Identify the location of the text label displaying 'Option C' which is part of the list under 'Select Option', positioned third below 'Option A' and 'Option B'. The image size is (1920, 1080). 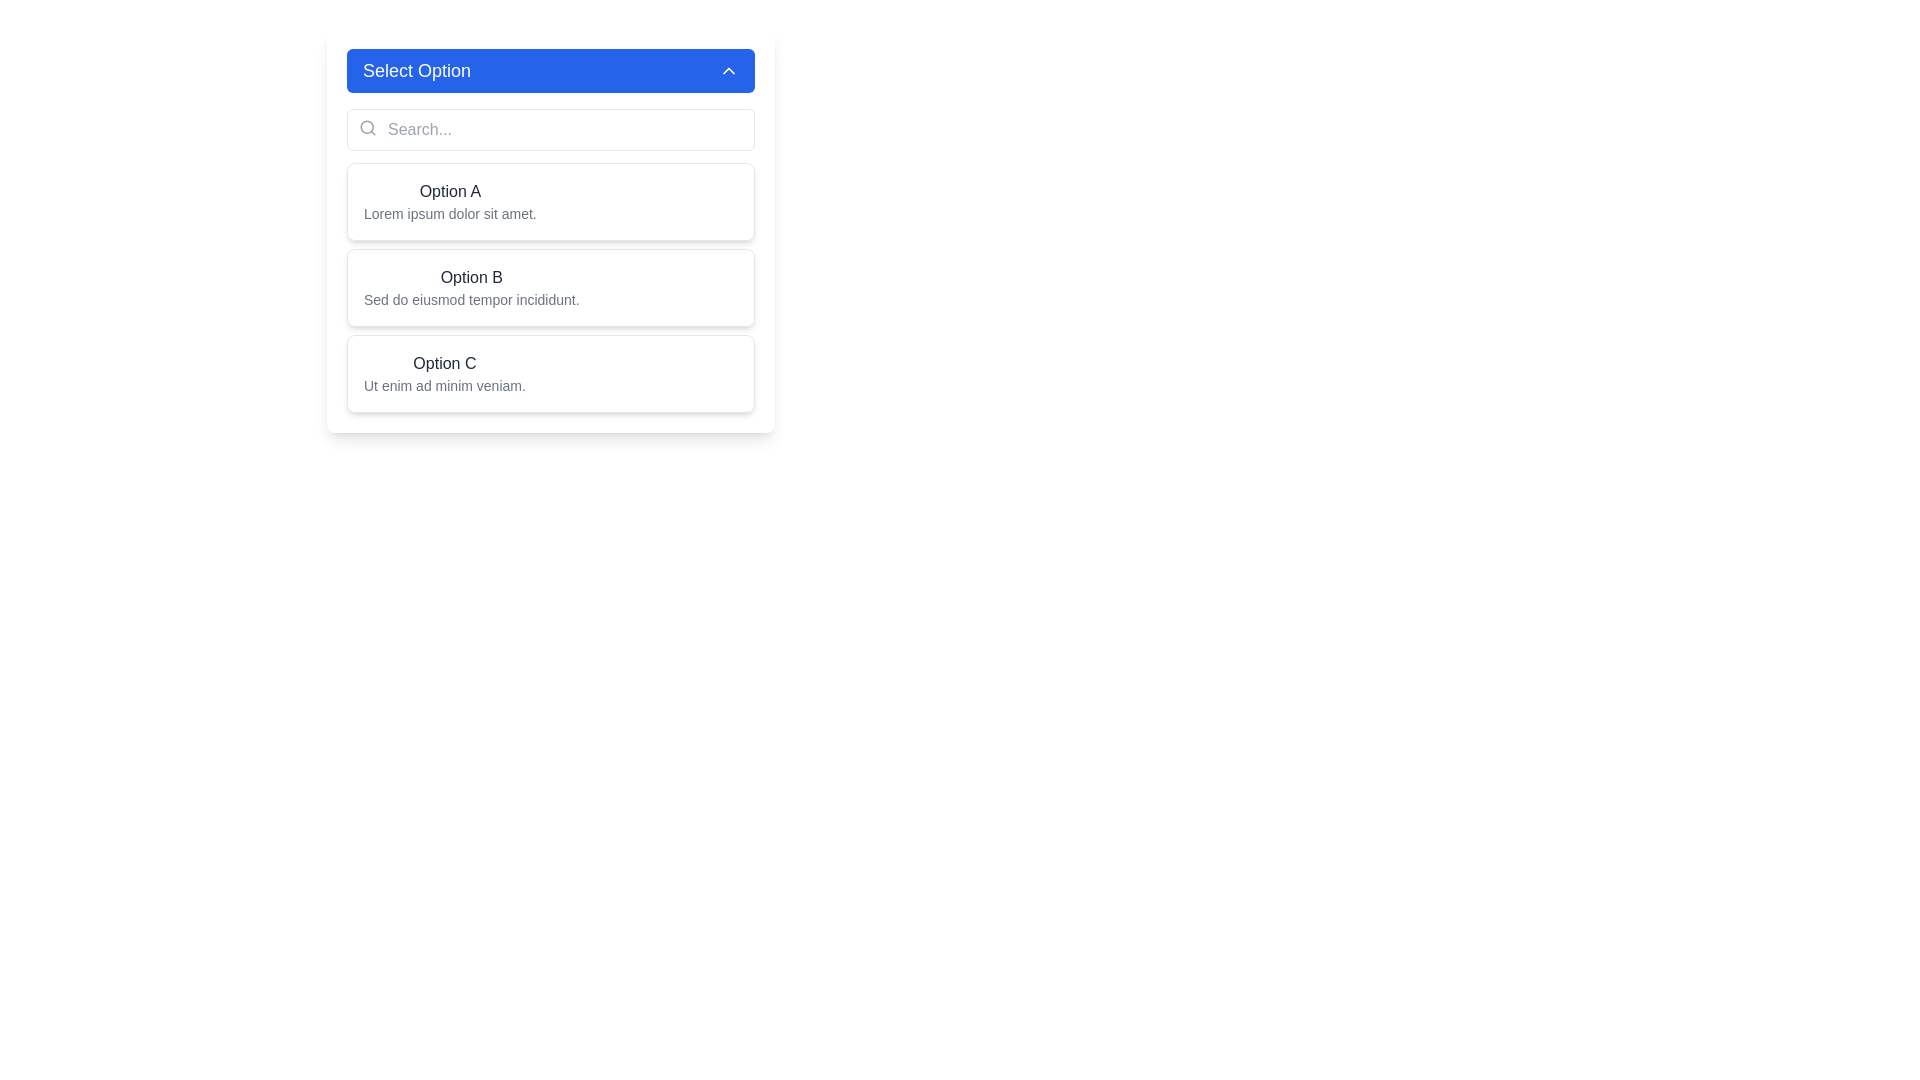
(443, 363).